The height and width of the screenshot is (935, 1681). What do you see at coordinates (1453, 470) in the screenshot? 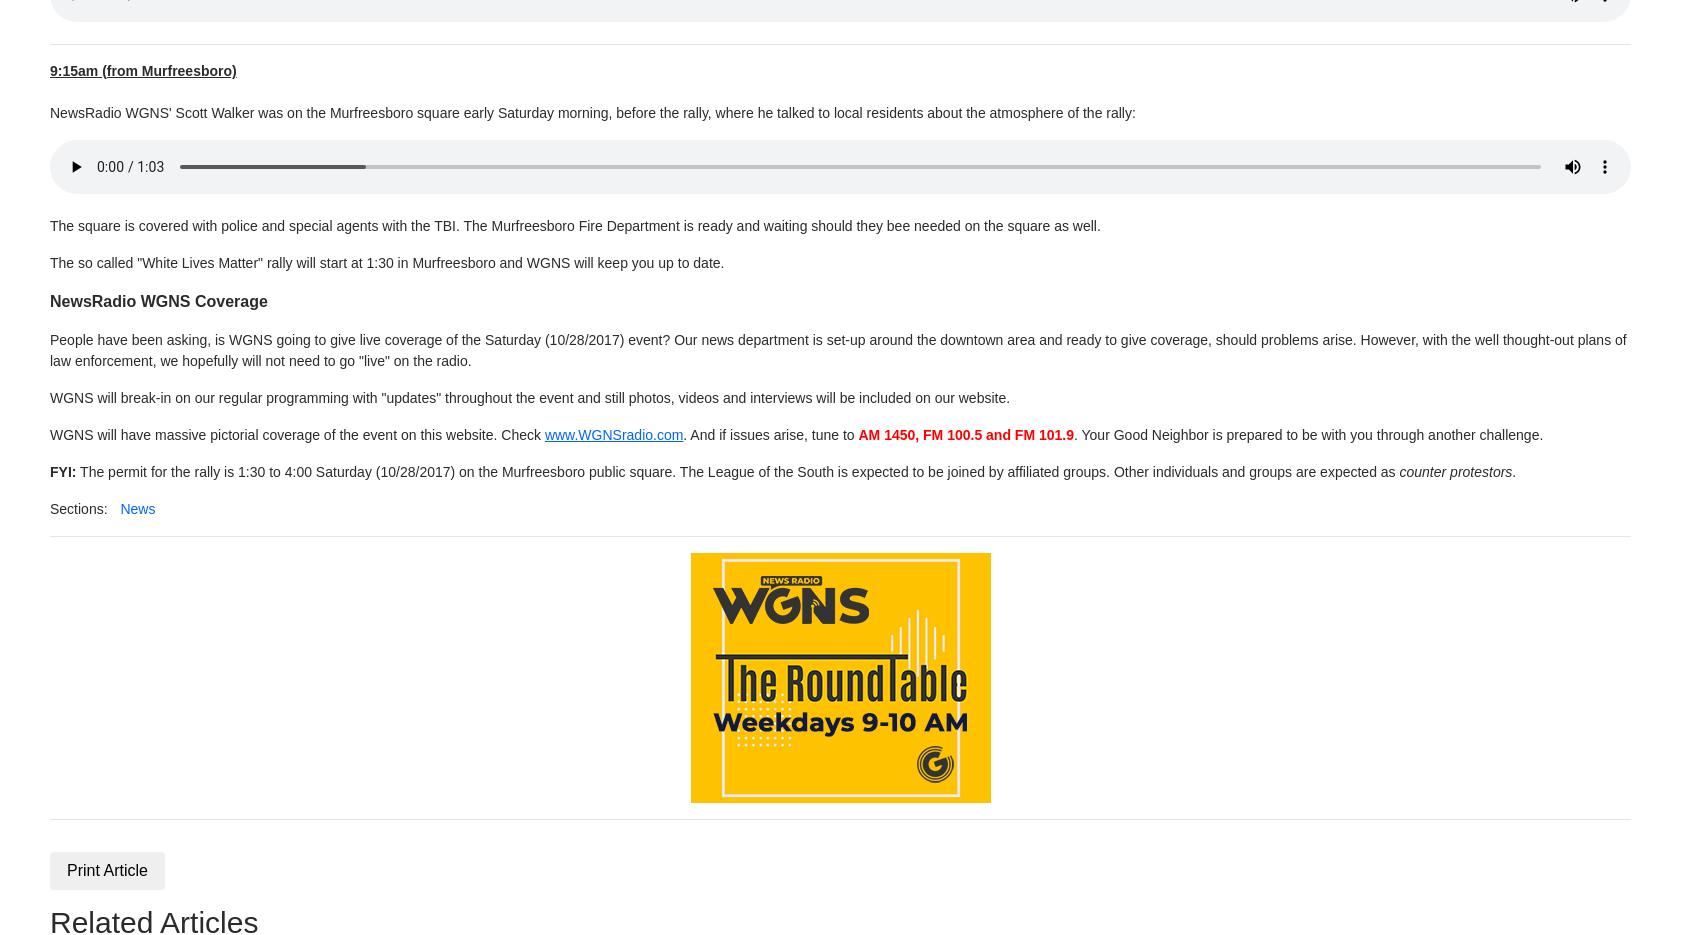
I see `'counter protestors'` at bounding box center [1453, 470].